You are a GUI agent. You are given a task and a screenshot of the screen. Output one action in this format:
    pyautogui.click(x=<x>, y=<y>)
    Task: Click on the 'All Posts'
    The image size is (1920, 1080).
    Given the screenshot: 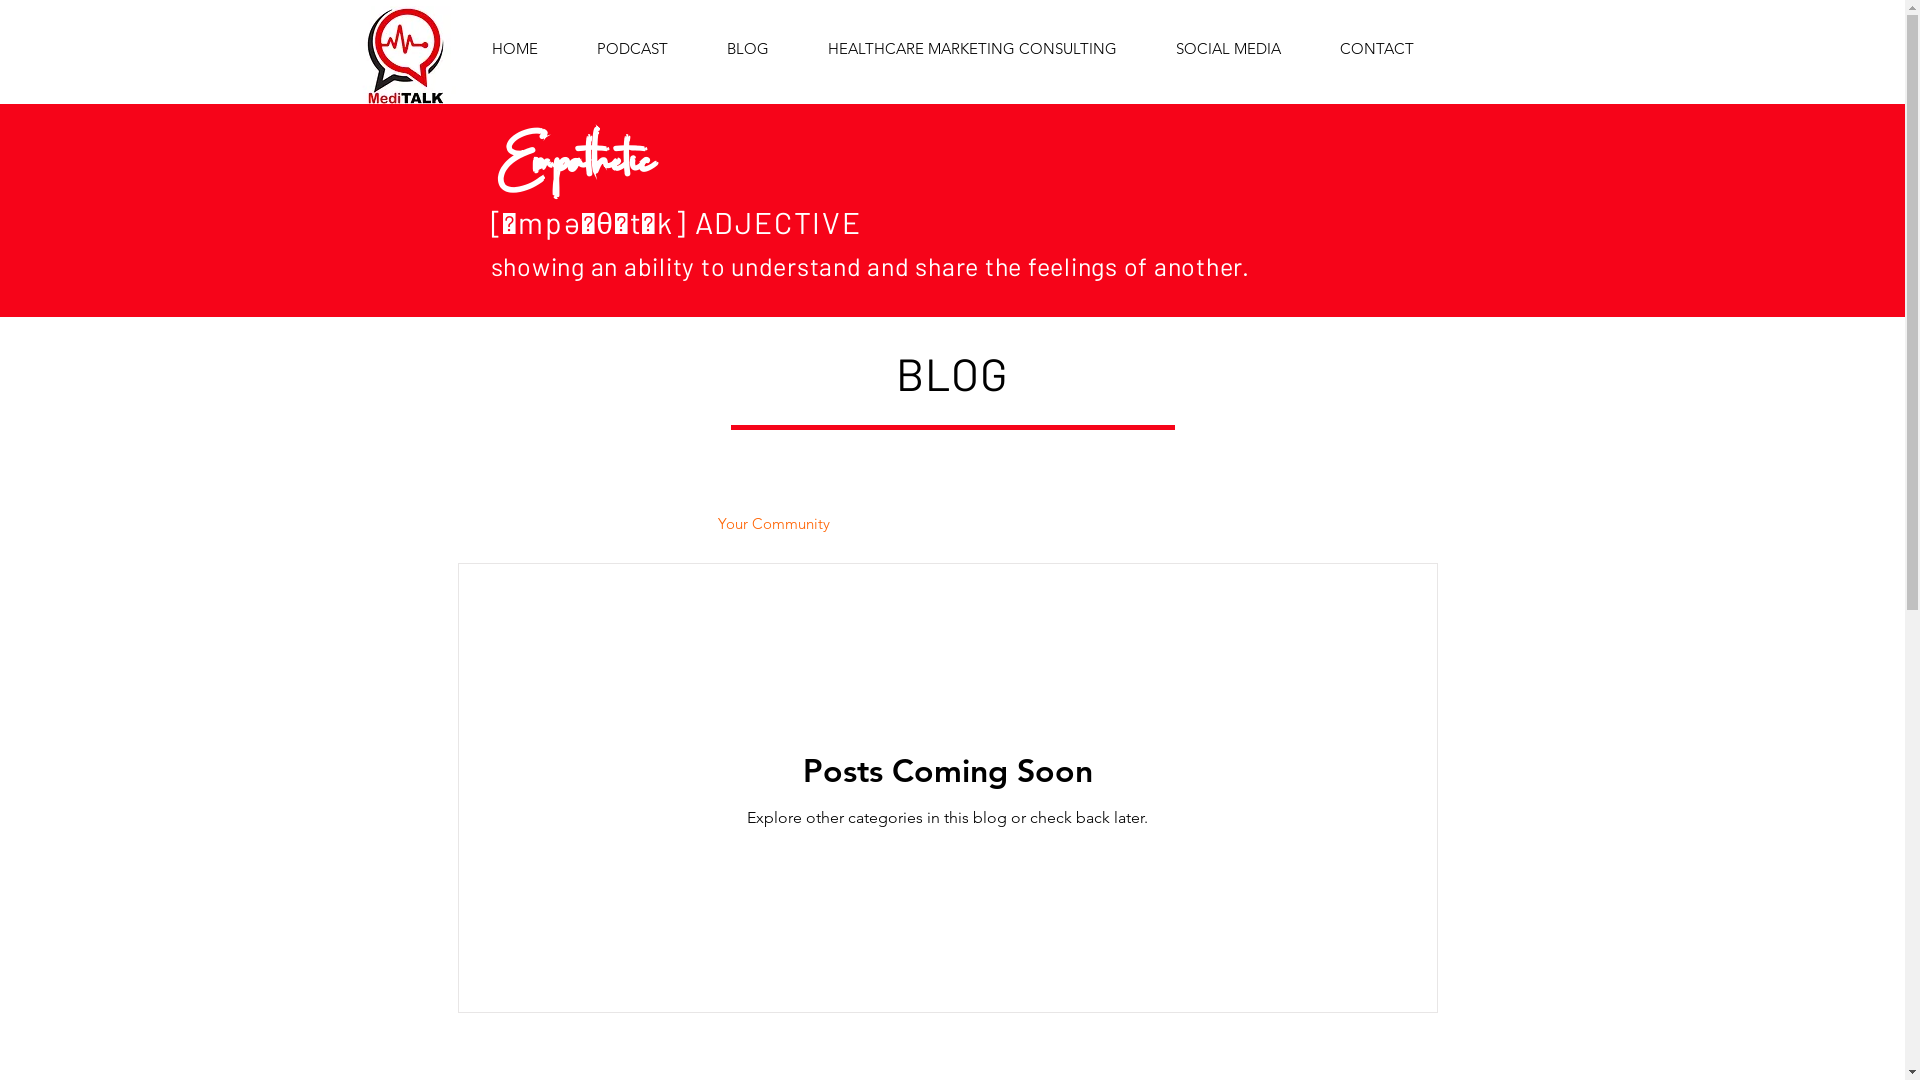 What is the action you would take?
    pyautogui.click(x=506, y=522)
    